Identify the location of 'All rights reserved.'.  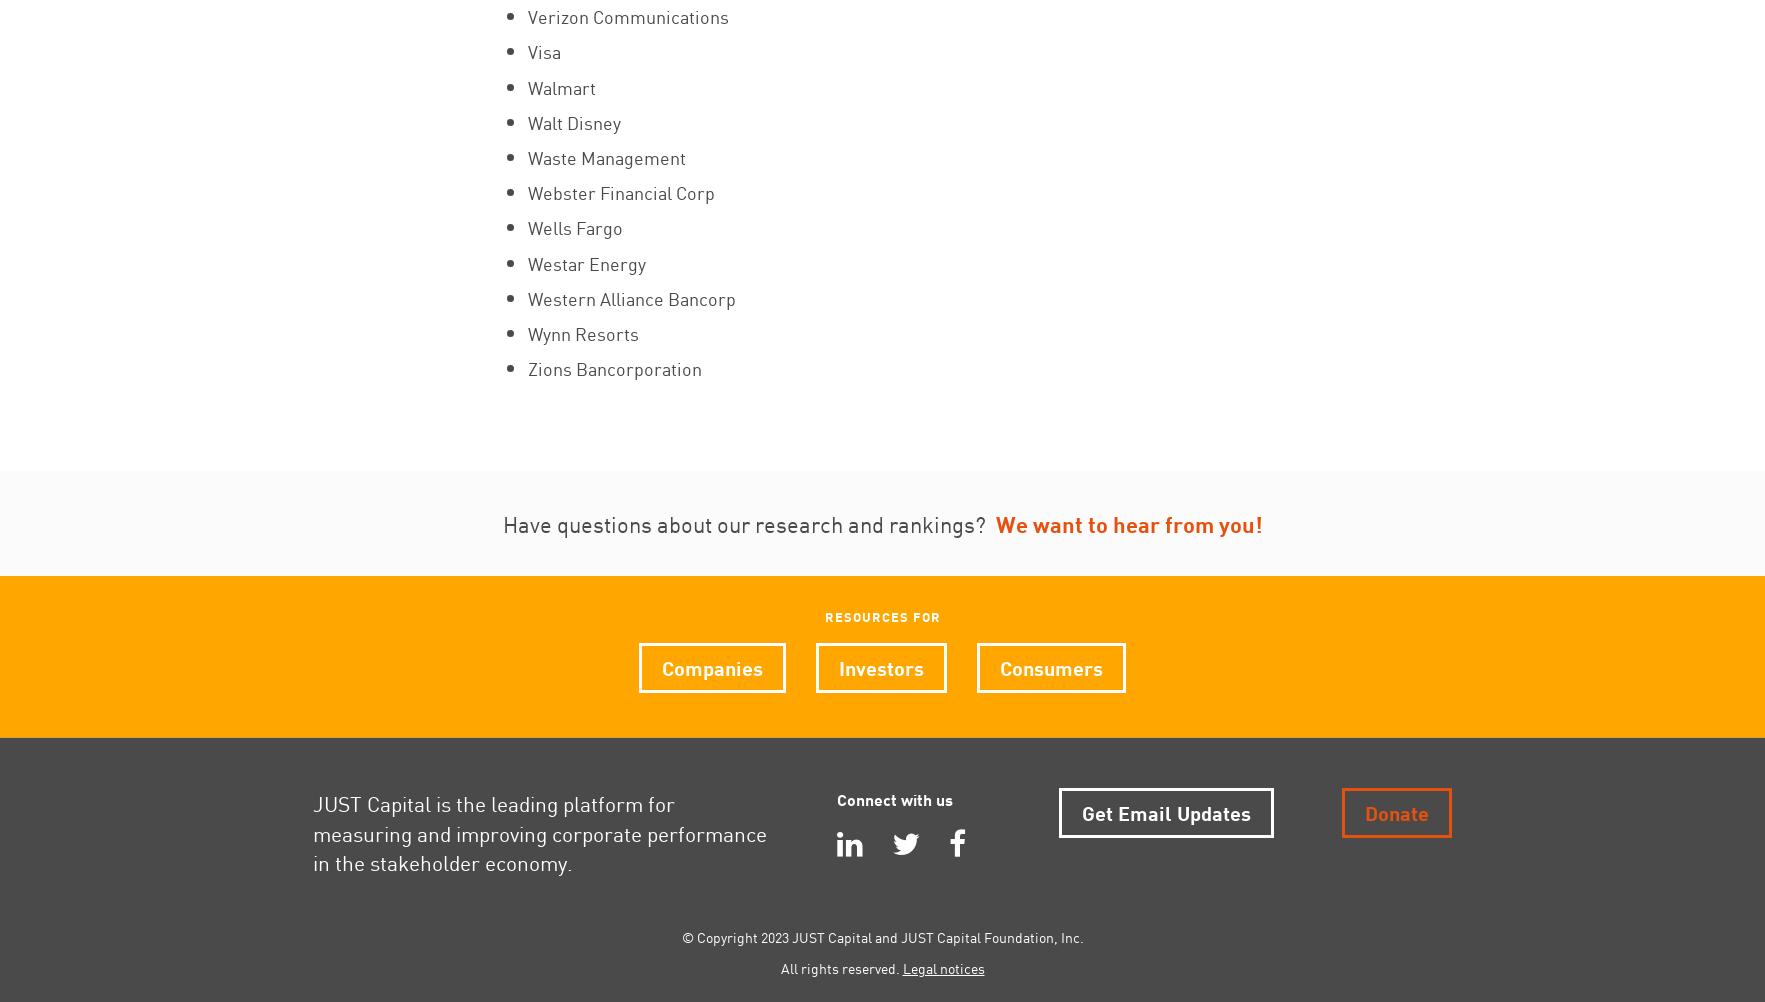
(778, 966).